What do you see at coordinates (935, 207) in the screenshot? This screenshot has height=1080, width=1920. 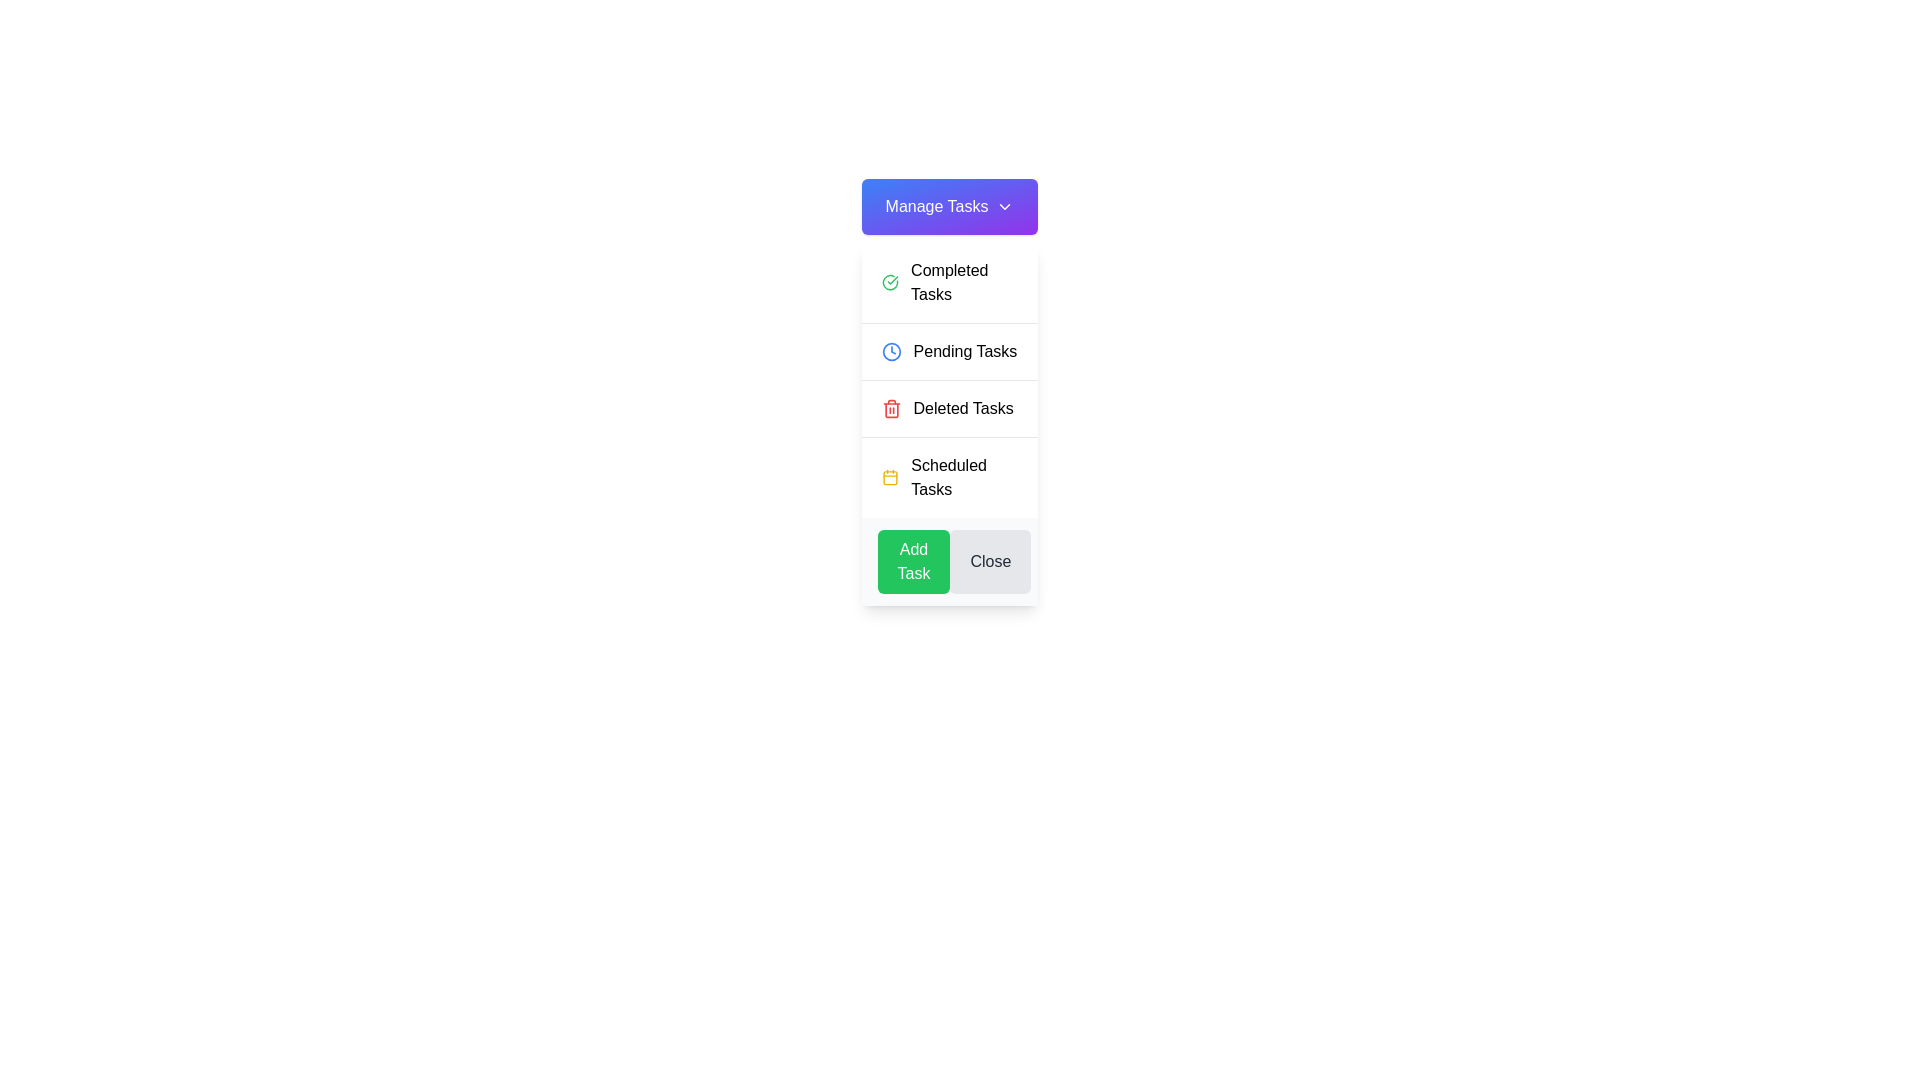 I see `the 'Manage Tasks' text label, which is styled with white text on a blue to purple gradient background and located at the top of the dropdown panel for task categories` at bounding box center [935, 207].